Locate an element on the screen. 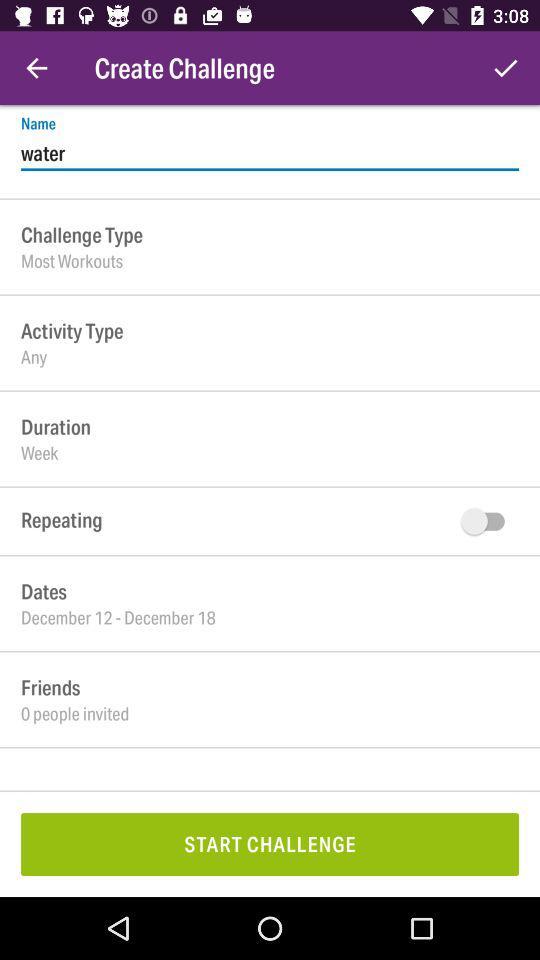  turn on/off repeat option is located at coordinates (486, 520).